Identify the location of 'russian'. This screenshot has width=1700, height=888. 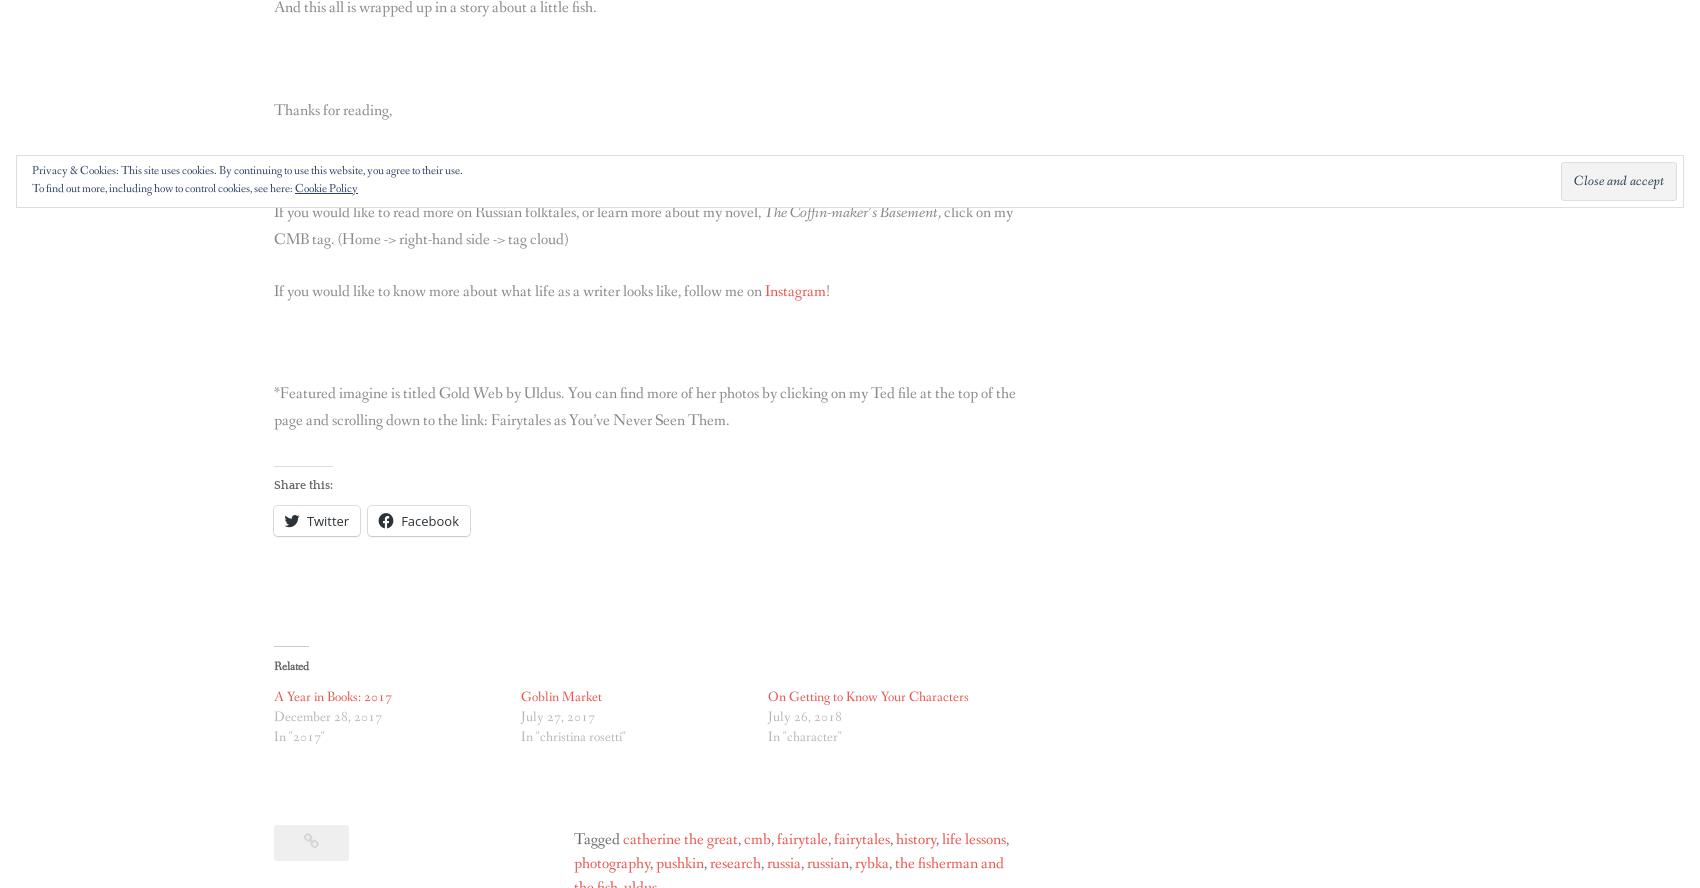
(826, 862).